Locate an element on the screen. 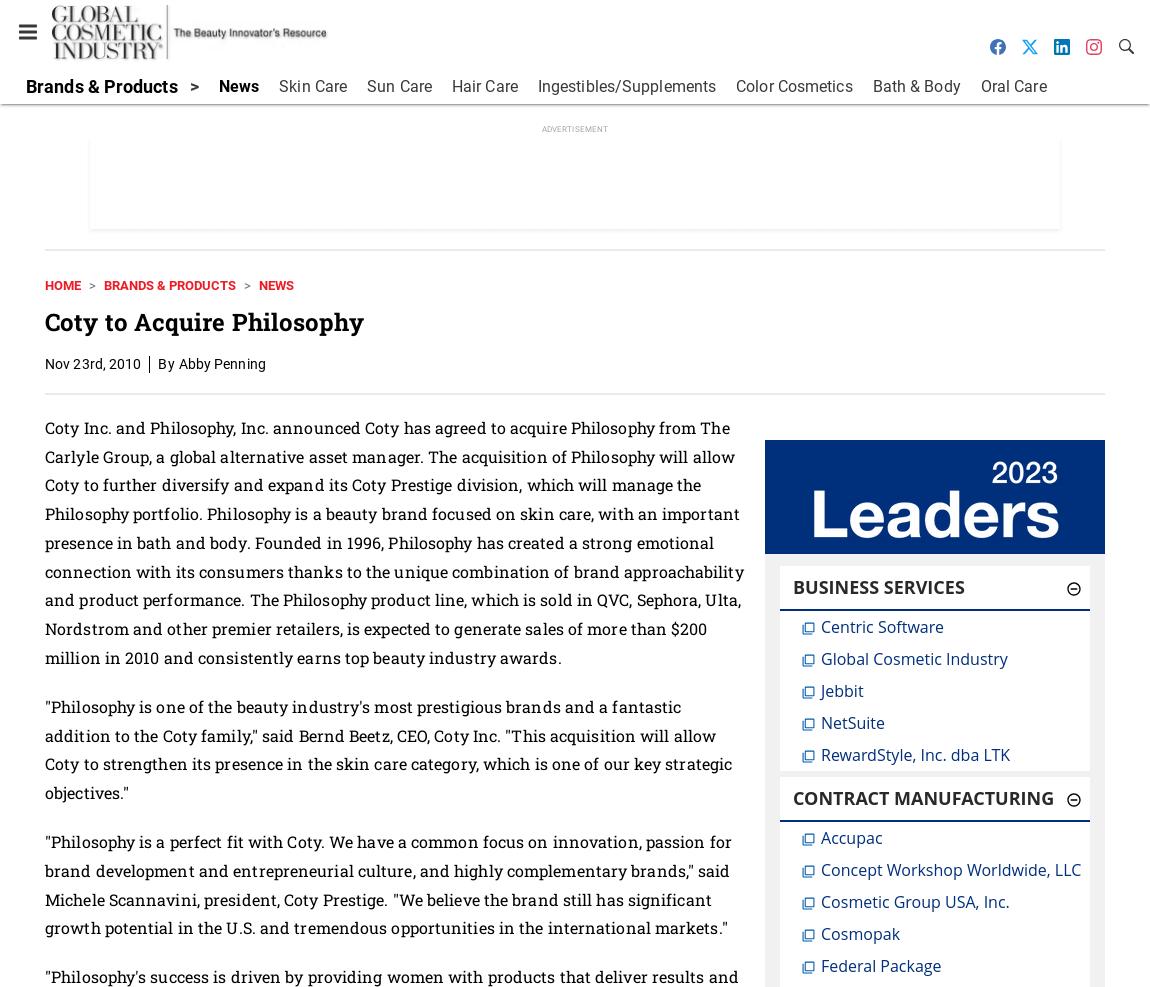  'Cosmopak' is located at coordinates (859, 933).